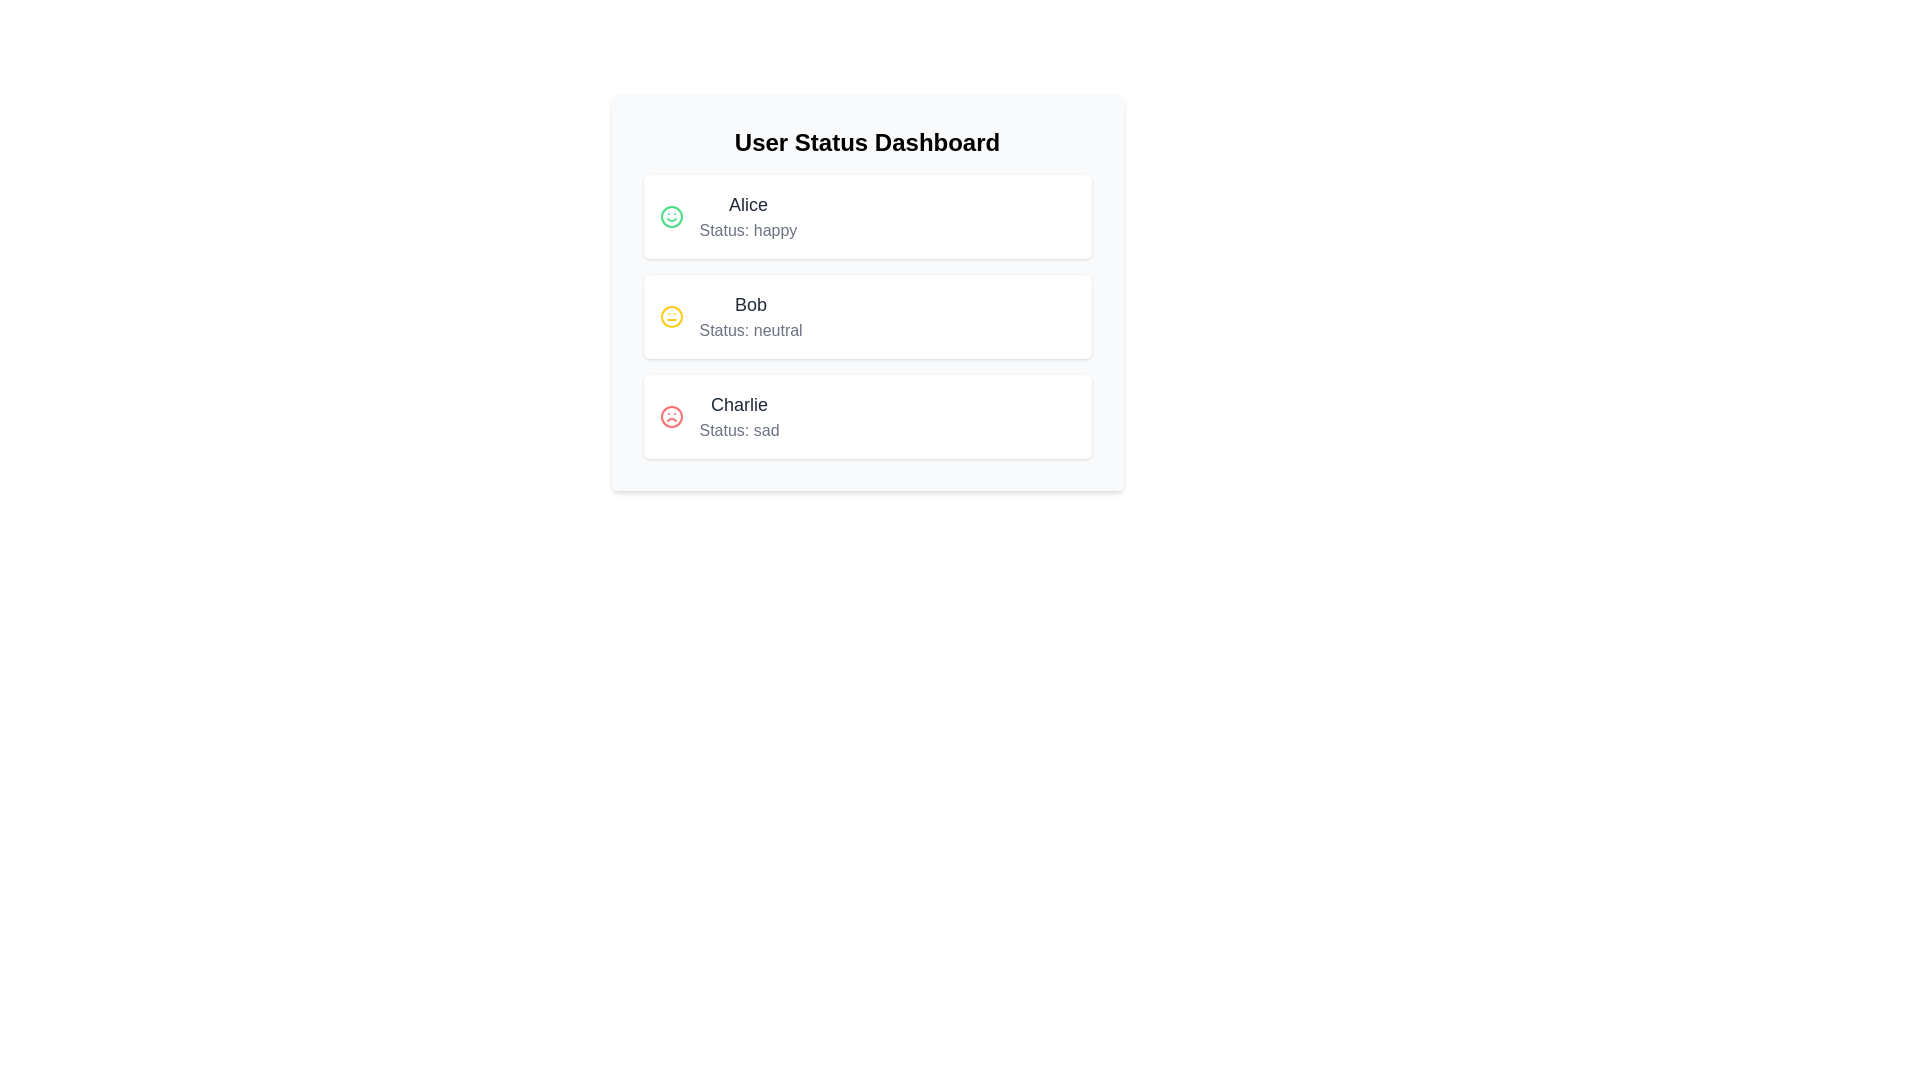 The height and width of the screenshot is (1080, 1920). What do you see at coordinates (750, 304) in the screenshot?
I see `text content of the 'Bob' Text Label located in the upper part of the second card in the 'User Status Dashboard' section, which is displayed in bold dark gray font above the status descriptor` at bounding box center [750, 304].